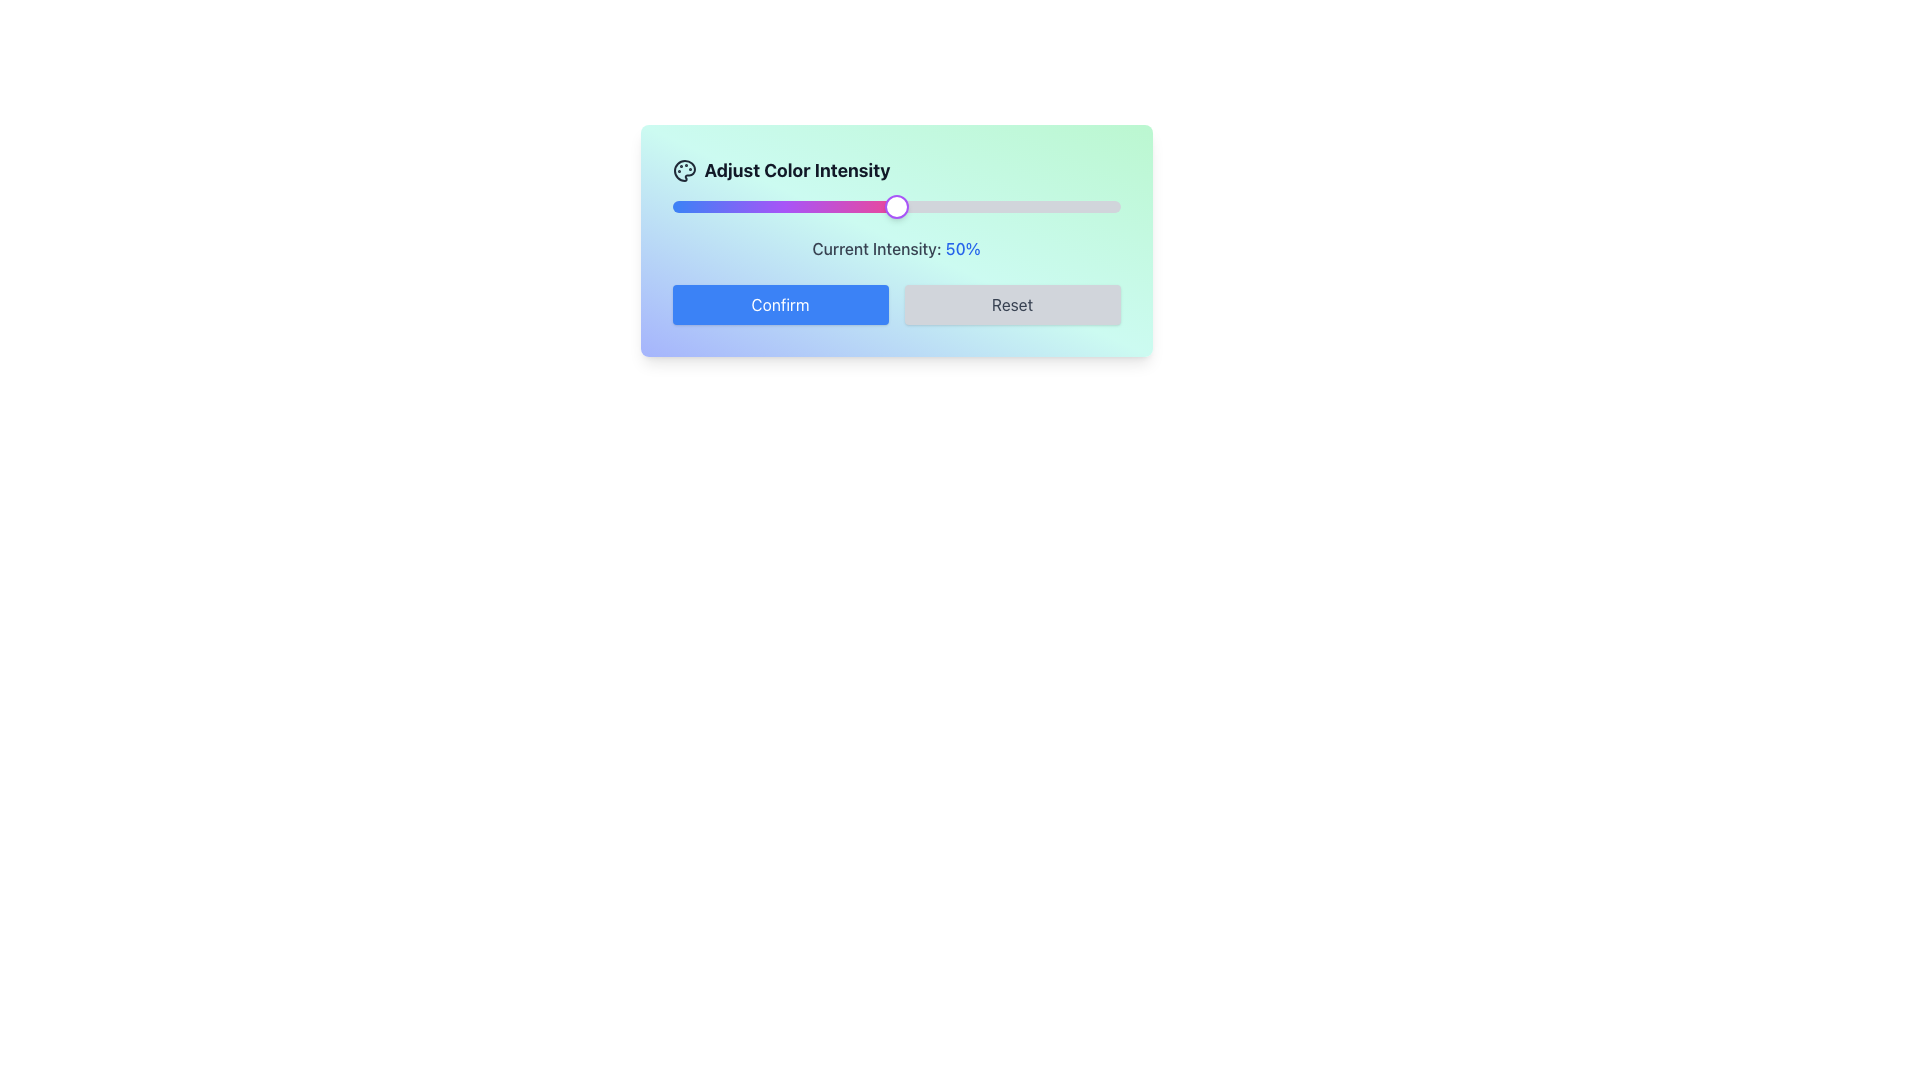  Describe the element at coordinates (1047, 207) in the screenshot. I see `the color intensity` at that location.